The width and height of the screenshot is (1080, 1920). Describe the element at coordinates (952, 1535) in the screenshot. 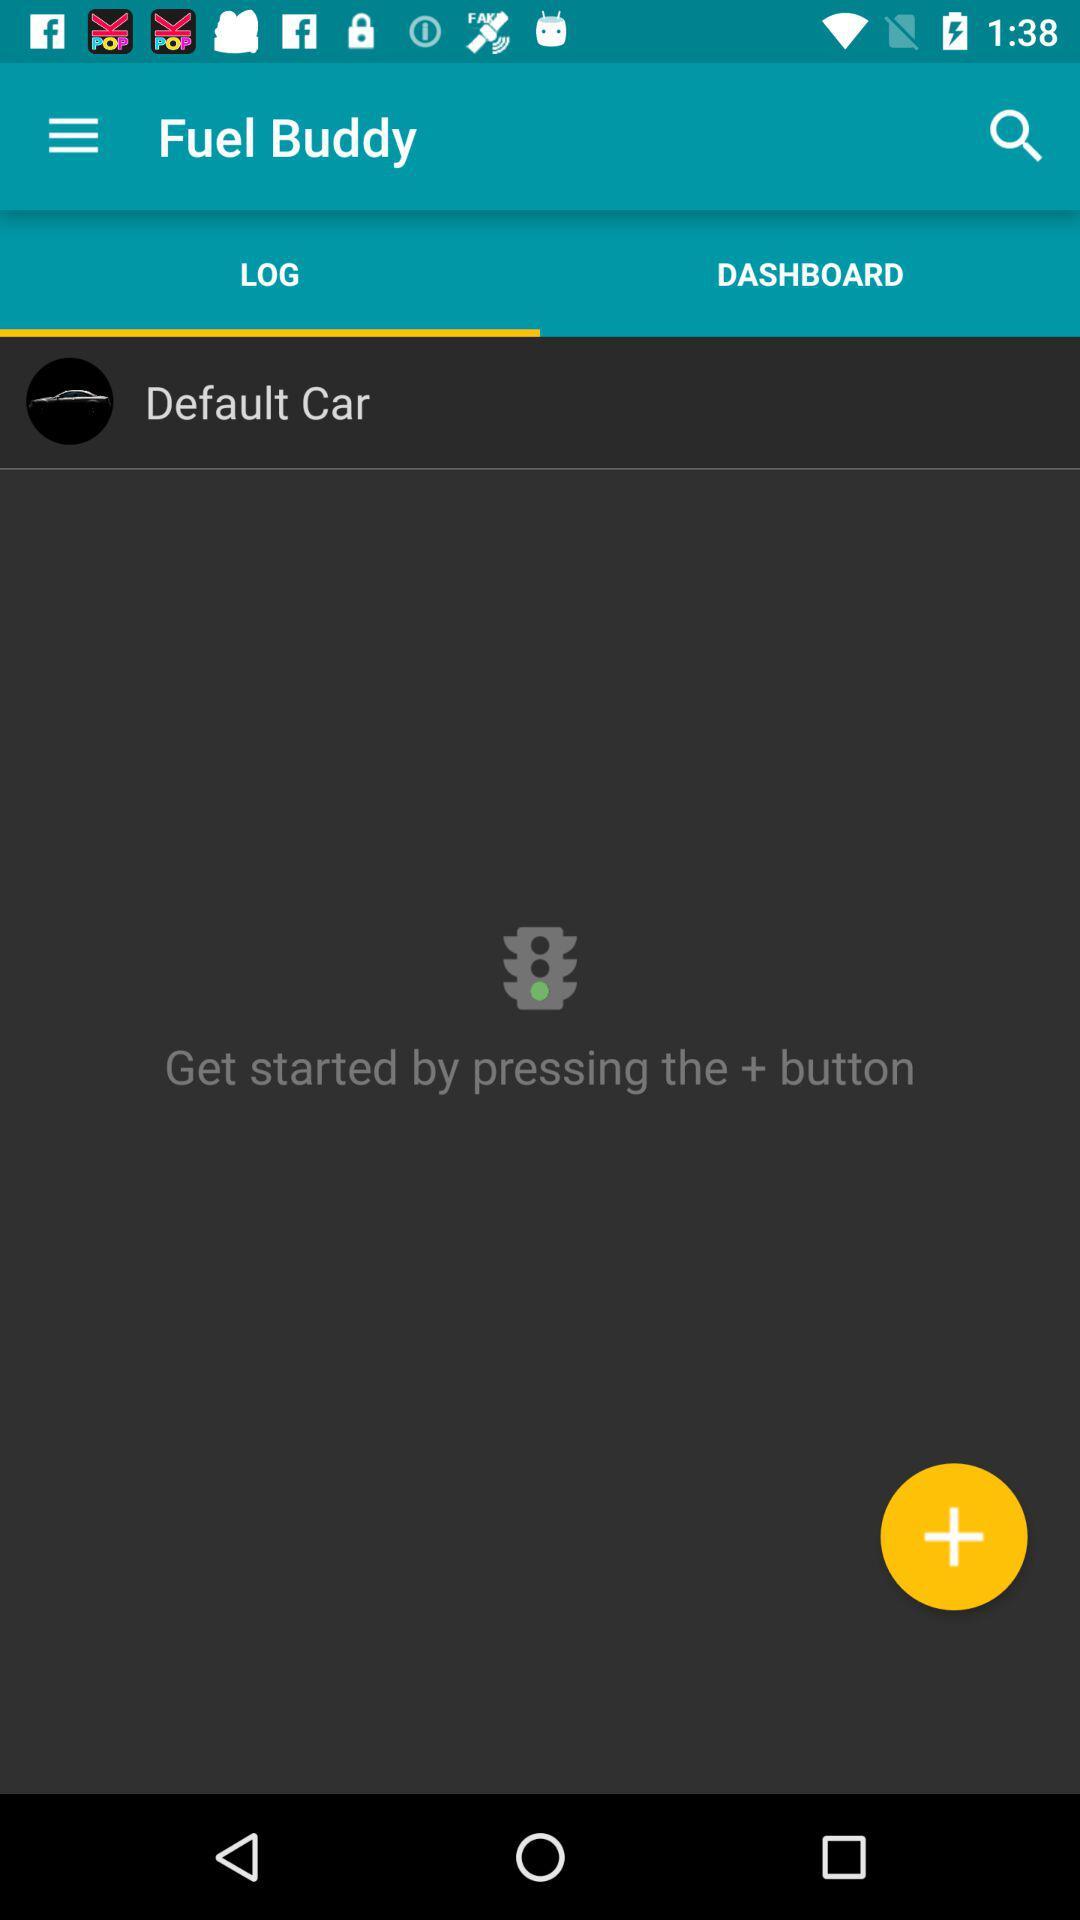

I see `a car` at that location.